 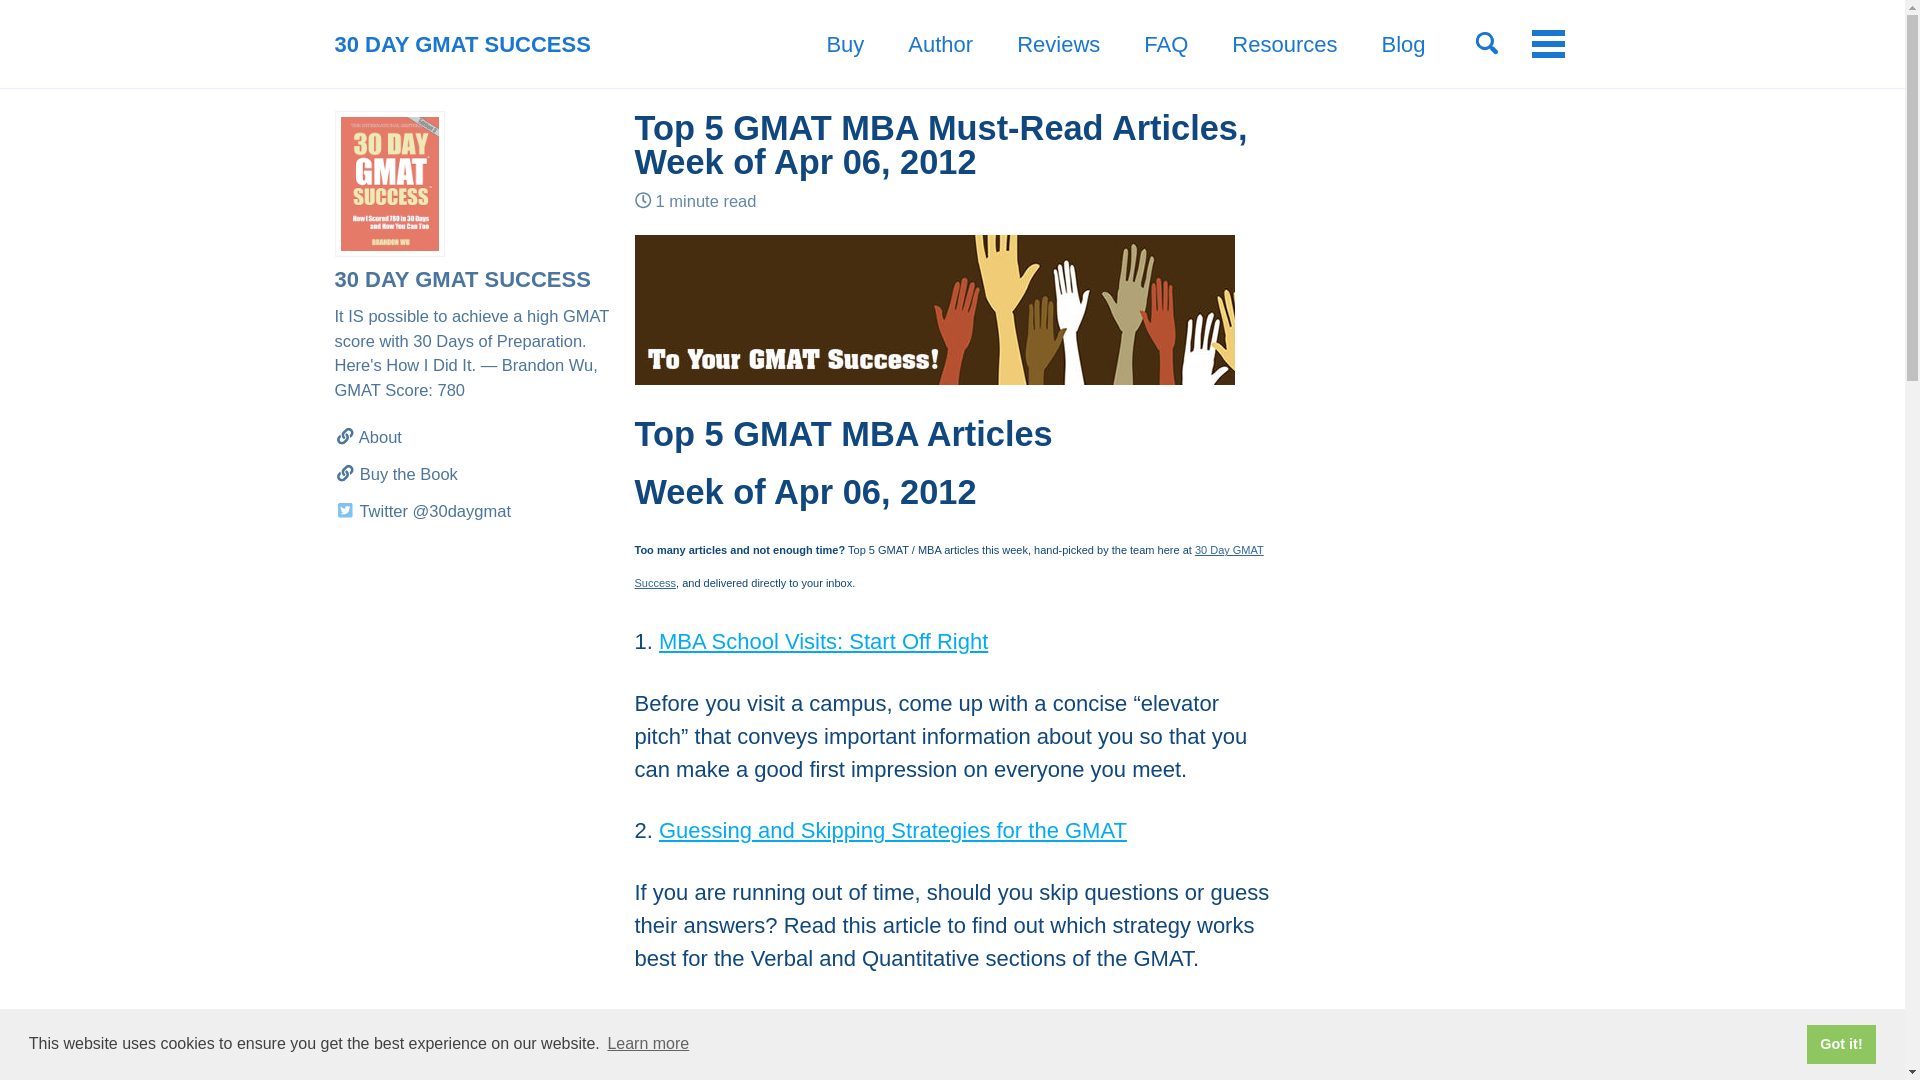 I want to click on 'FAQ', so click(x=1166, y=44).